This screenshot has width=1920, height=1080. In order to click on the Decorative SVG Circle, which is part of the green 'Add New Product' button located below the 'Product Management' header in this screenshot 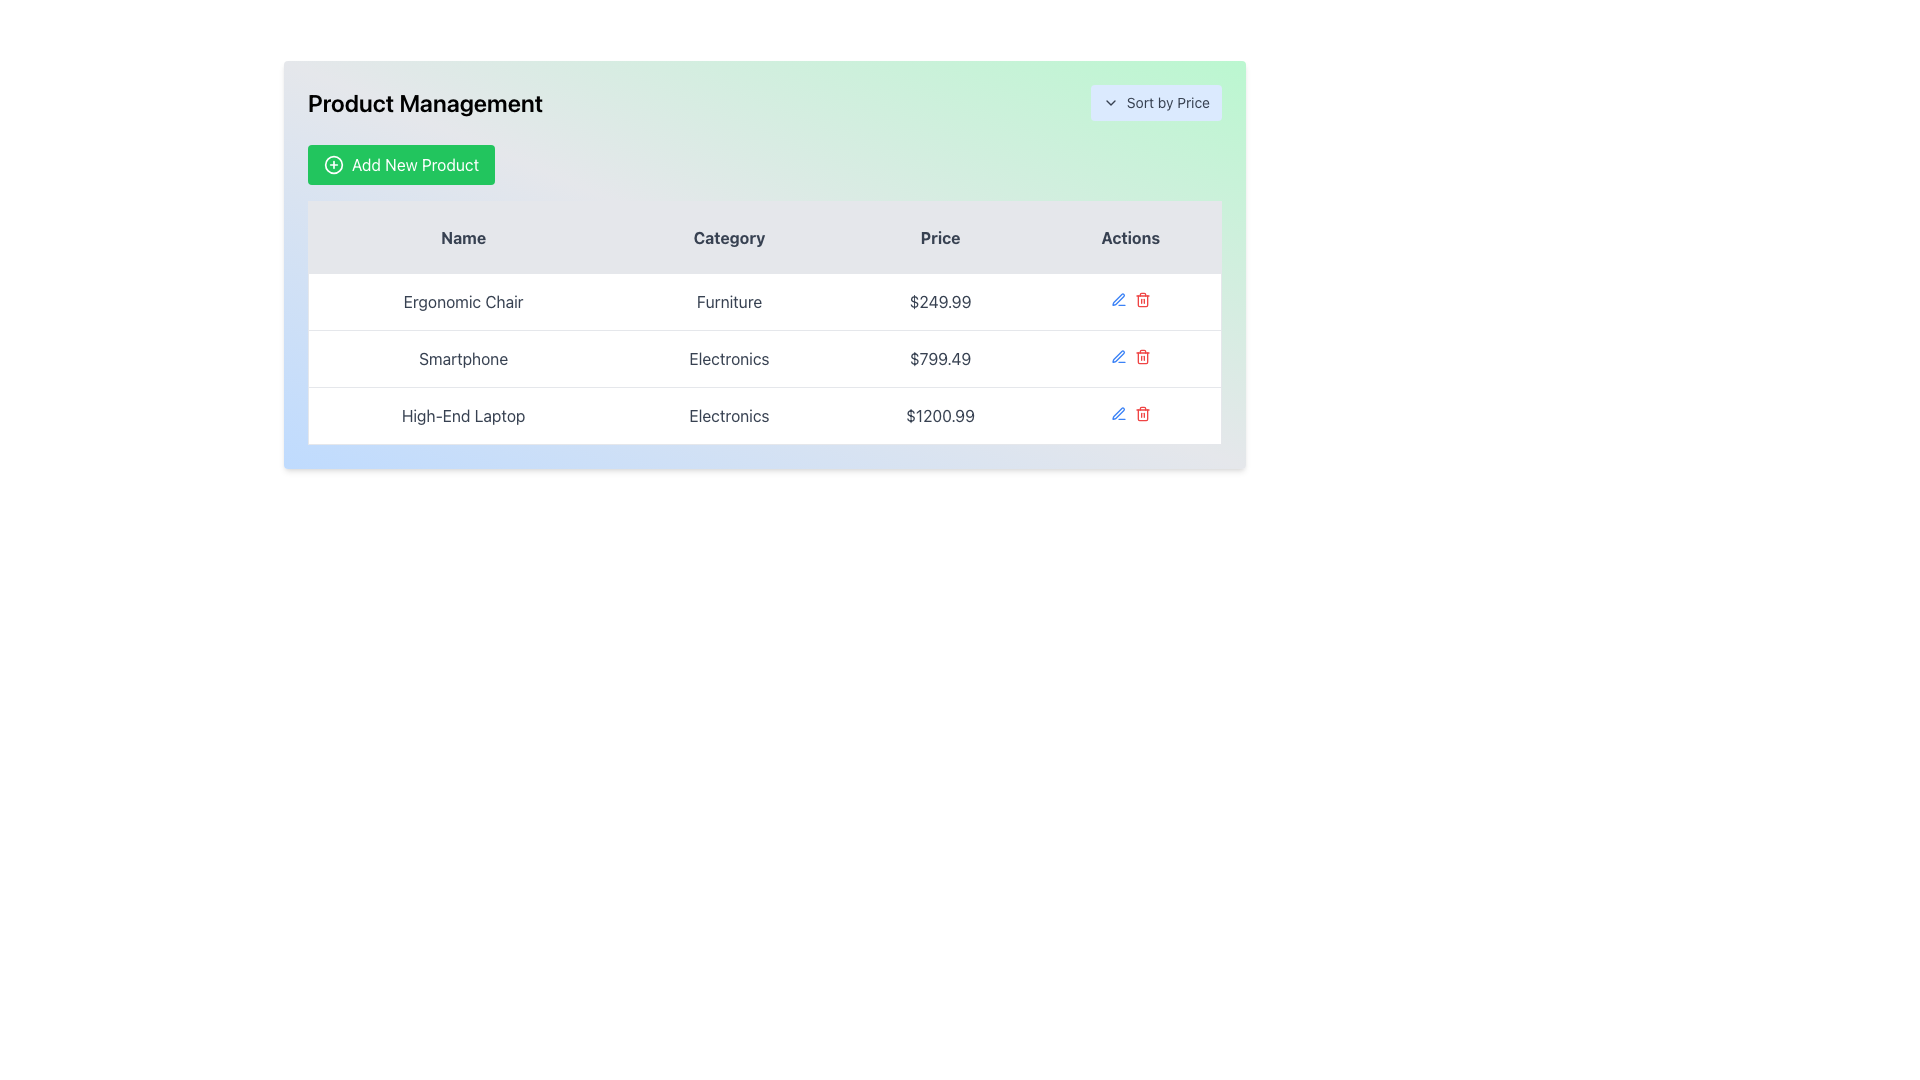, I will do `click(334, 164)`.